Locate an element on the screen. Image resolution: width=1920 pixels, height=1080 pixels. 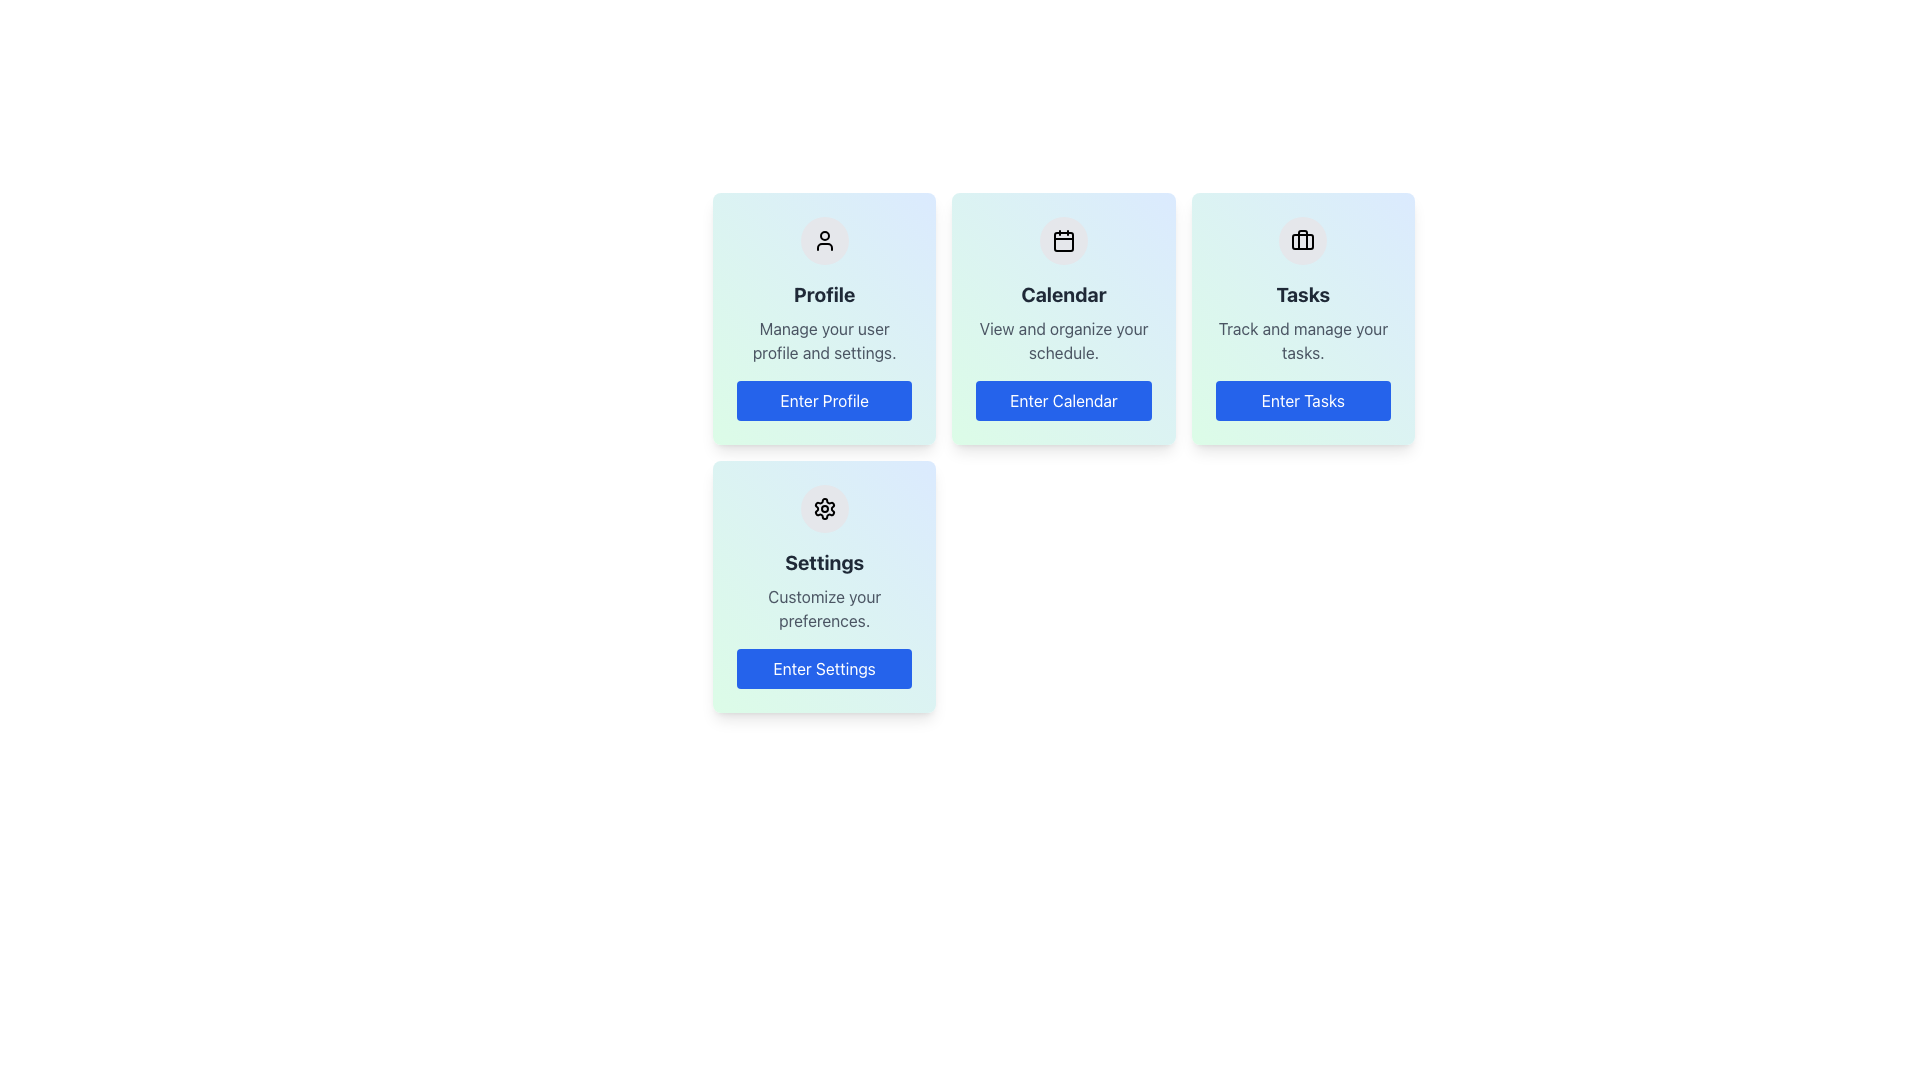
the 'Tasks' heading text element, which is bold and large, displayed in a grayish tone against a gradient background, located in the upper-middle section of the 'Tasks' card on the right side of the layout is located at coordinates (1303, 294).